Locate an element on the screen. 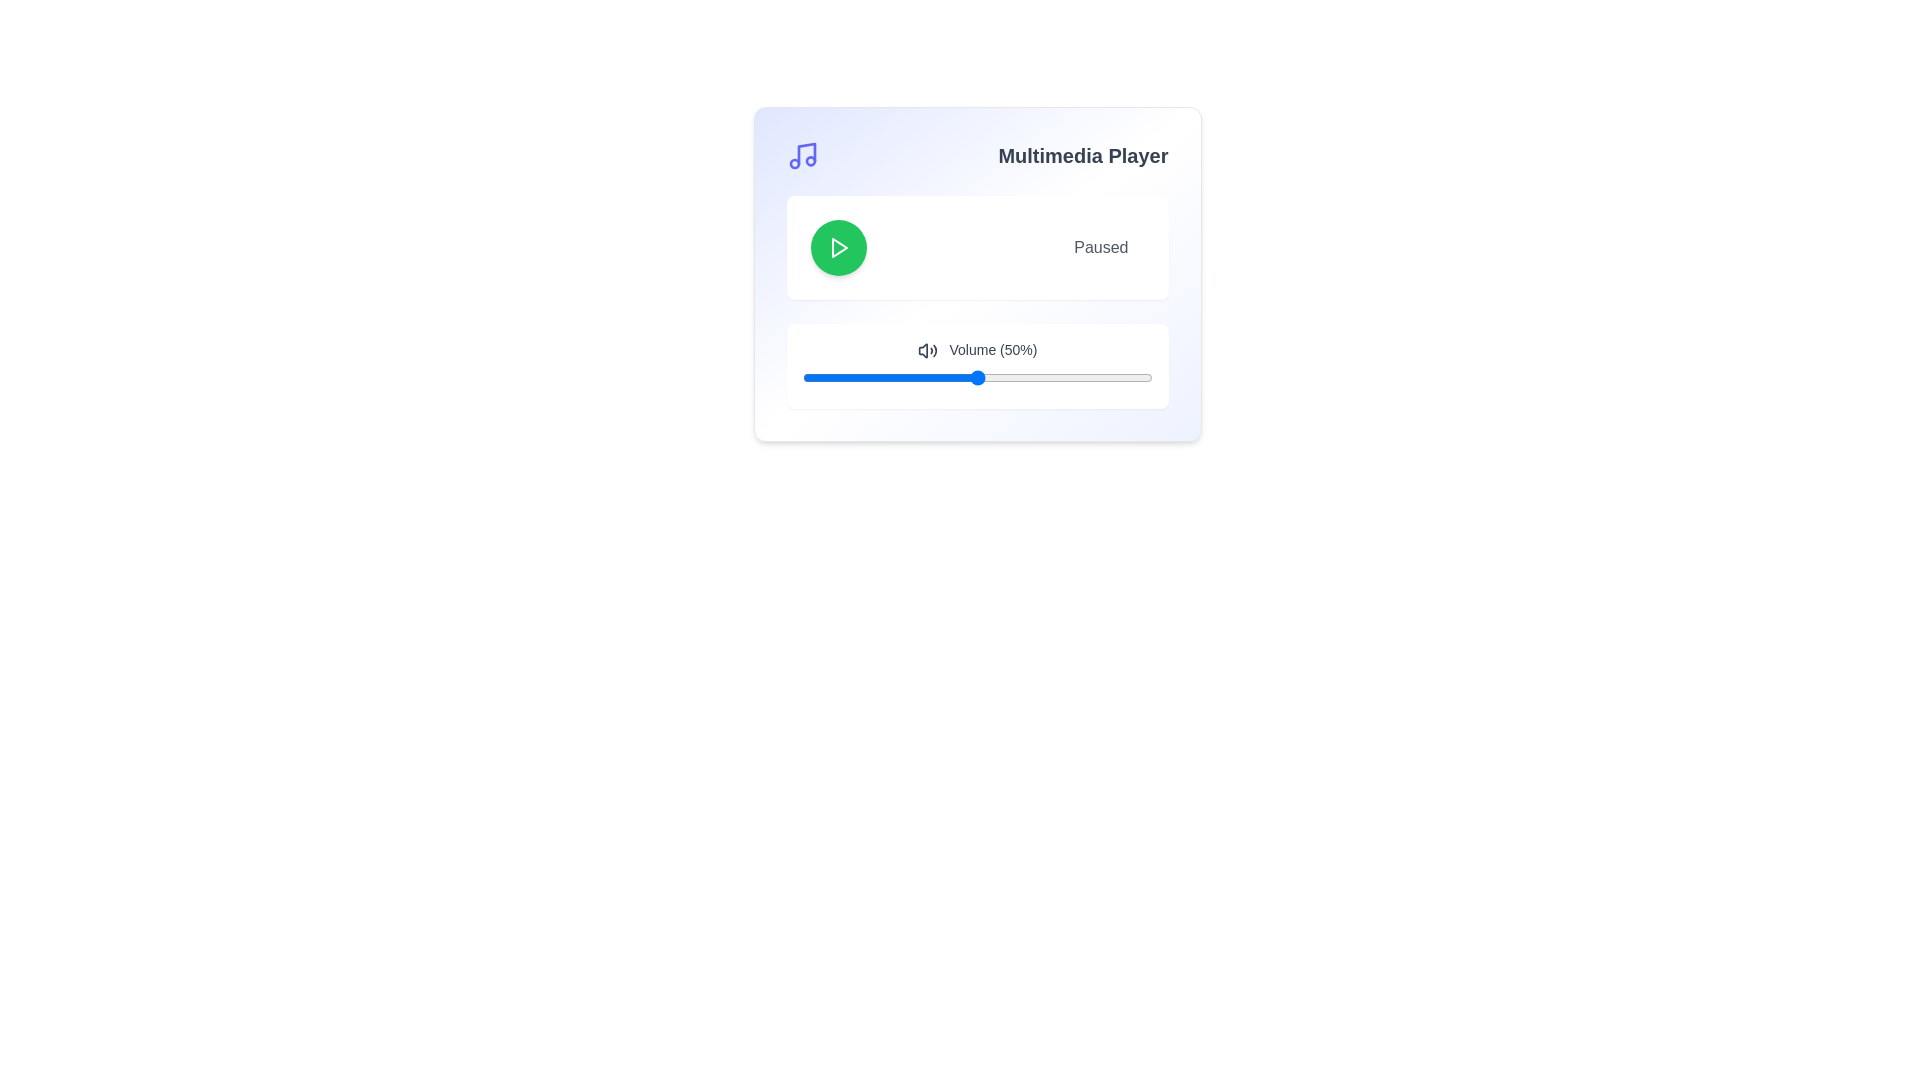 This screenshot has width=1920, height=1080. volume is located at coordinates (1056, 378).